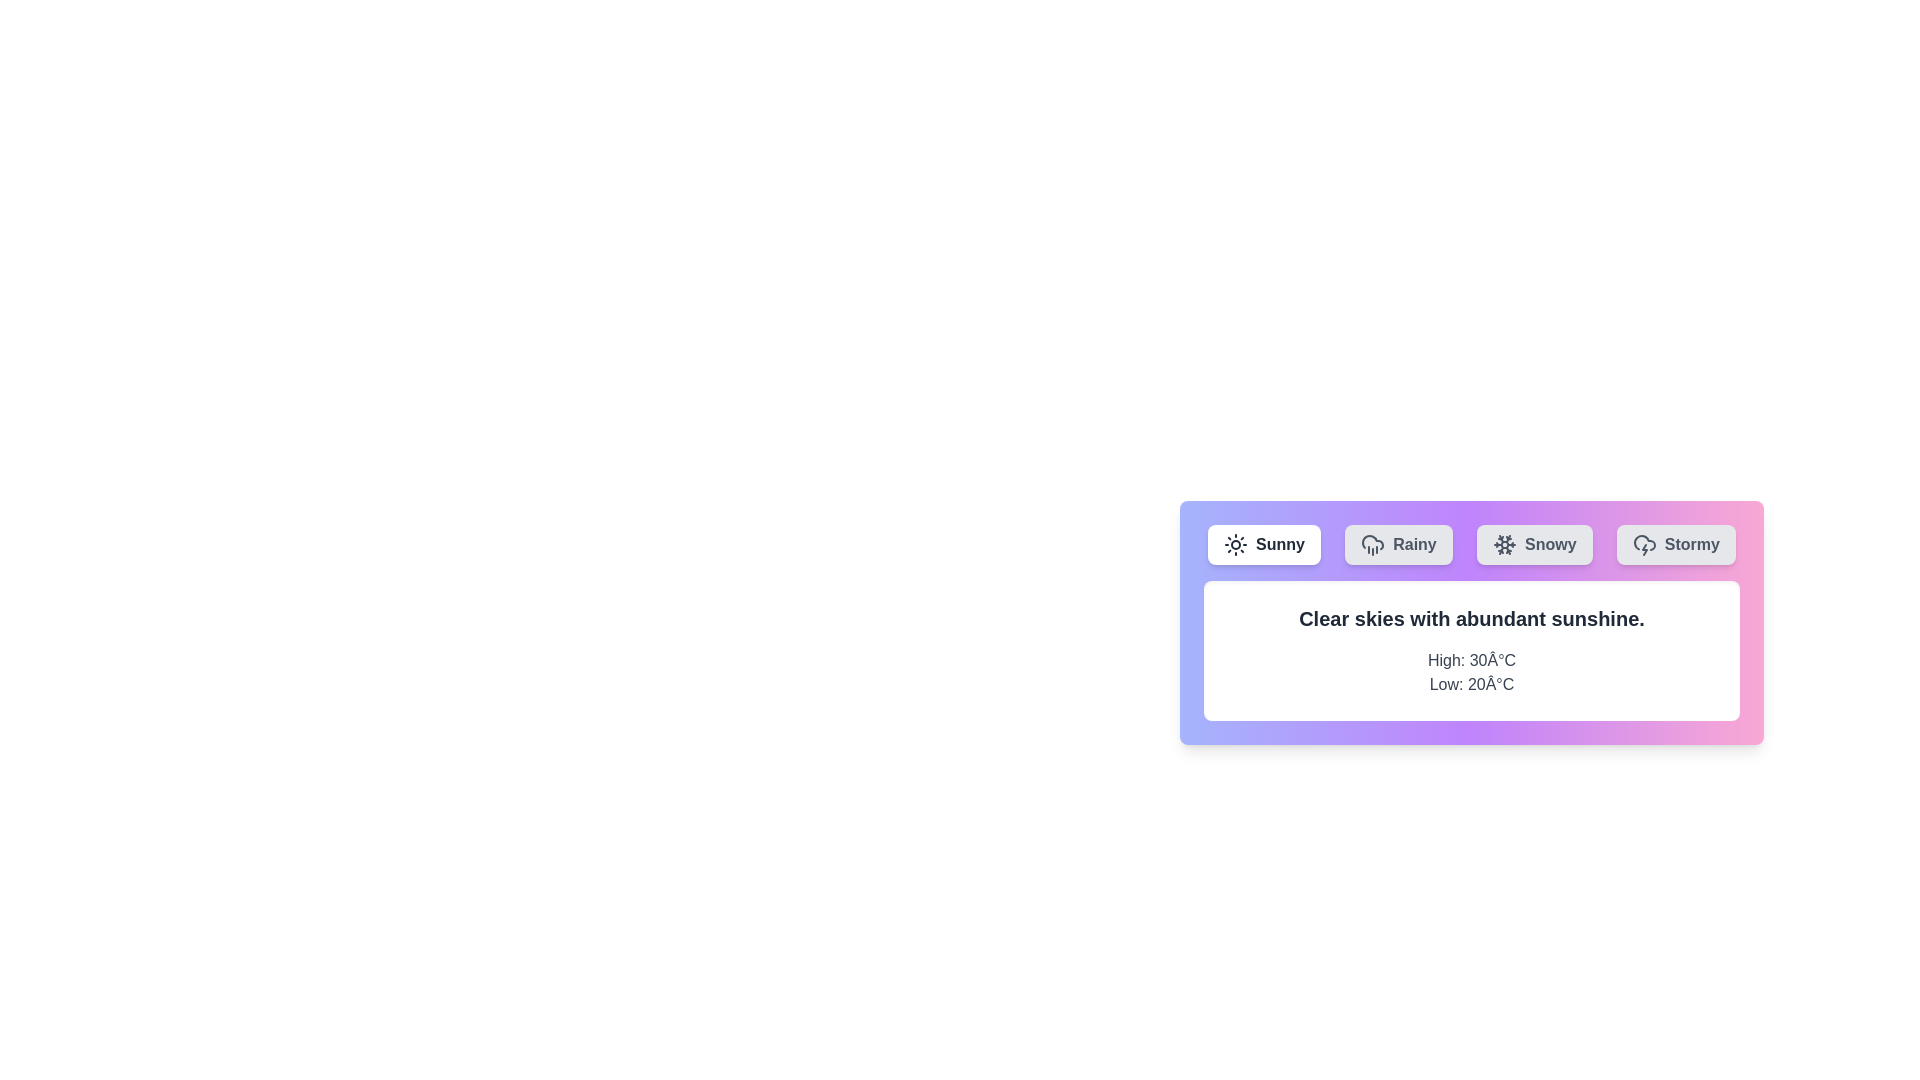 The width and height of the screenshot is (1920, 1080). Describe the element at coordinates (1676, 544) in the screenshot. I see `the weather tab labeled Stormy` at that location.